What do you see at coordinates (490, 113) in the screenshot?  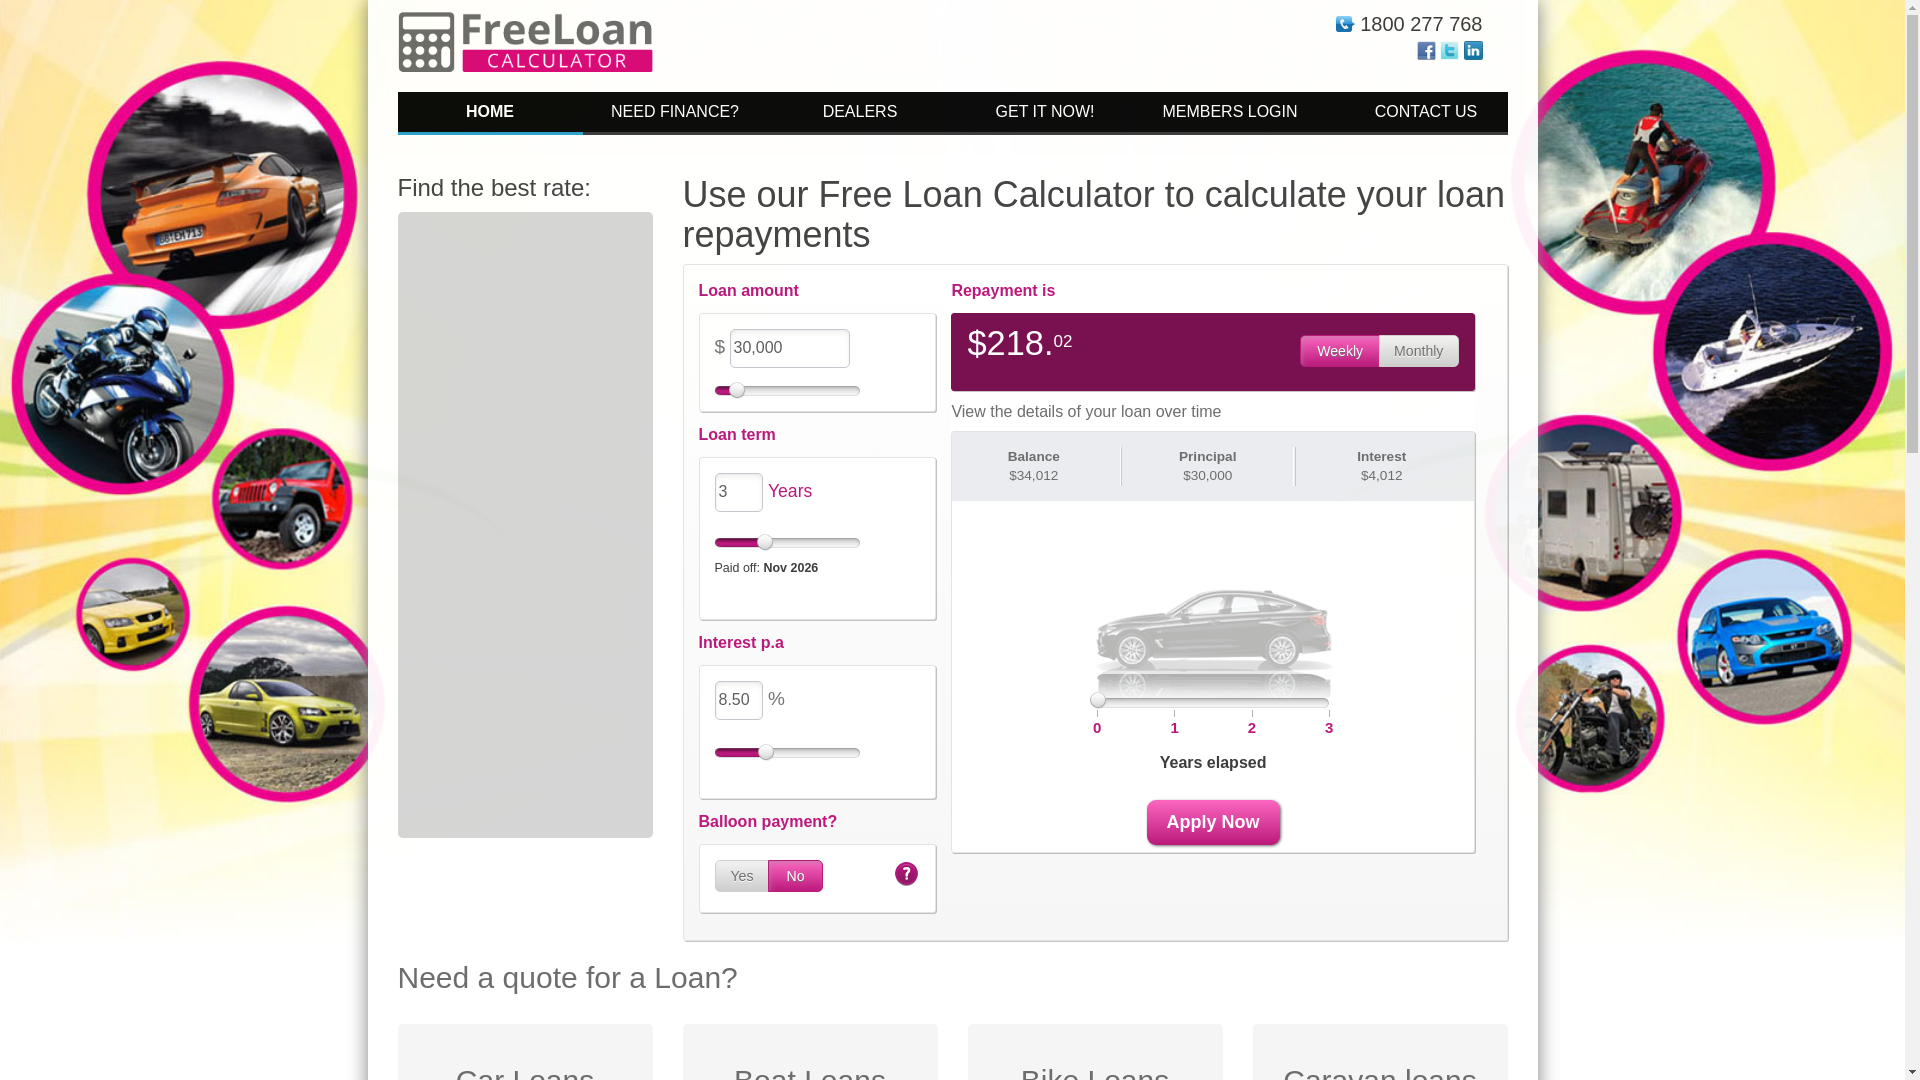 I see `'HOME'` at bounding box center [490, 113].